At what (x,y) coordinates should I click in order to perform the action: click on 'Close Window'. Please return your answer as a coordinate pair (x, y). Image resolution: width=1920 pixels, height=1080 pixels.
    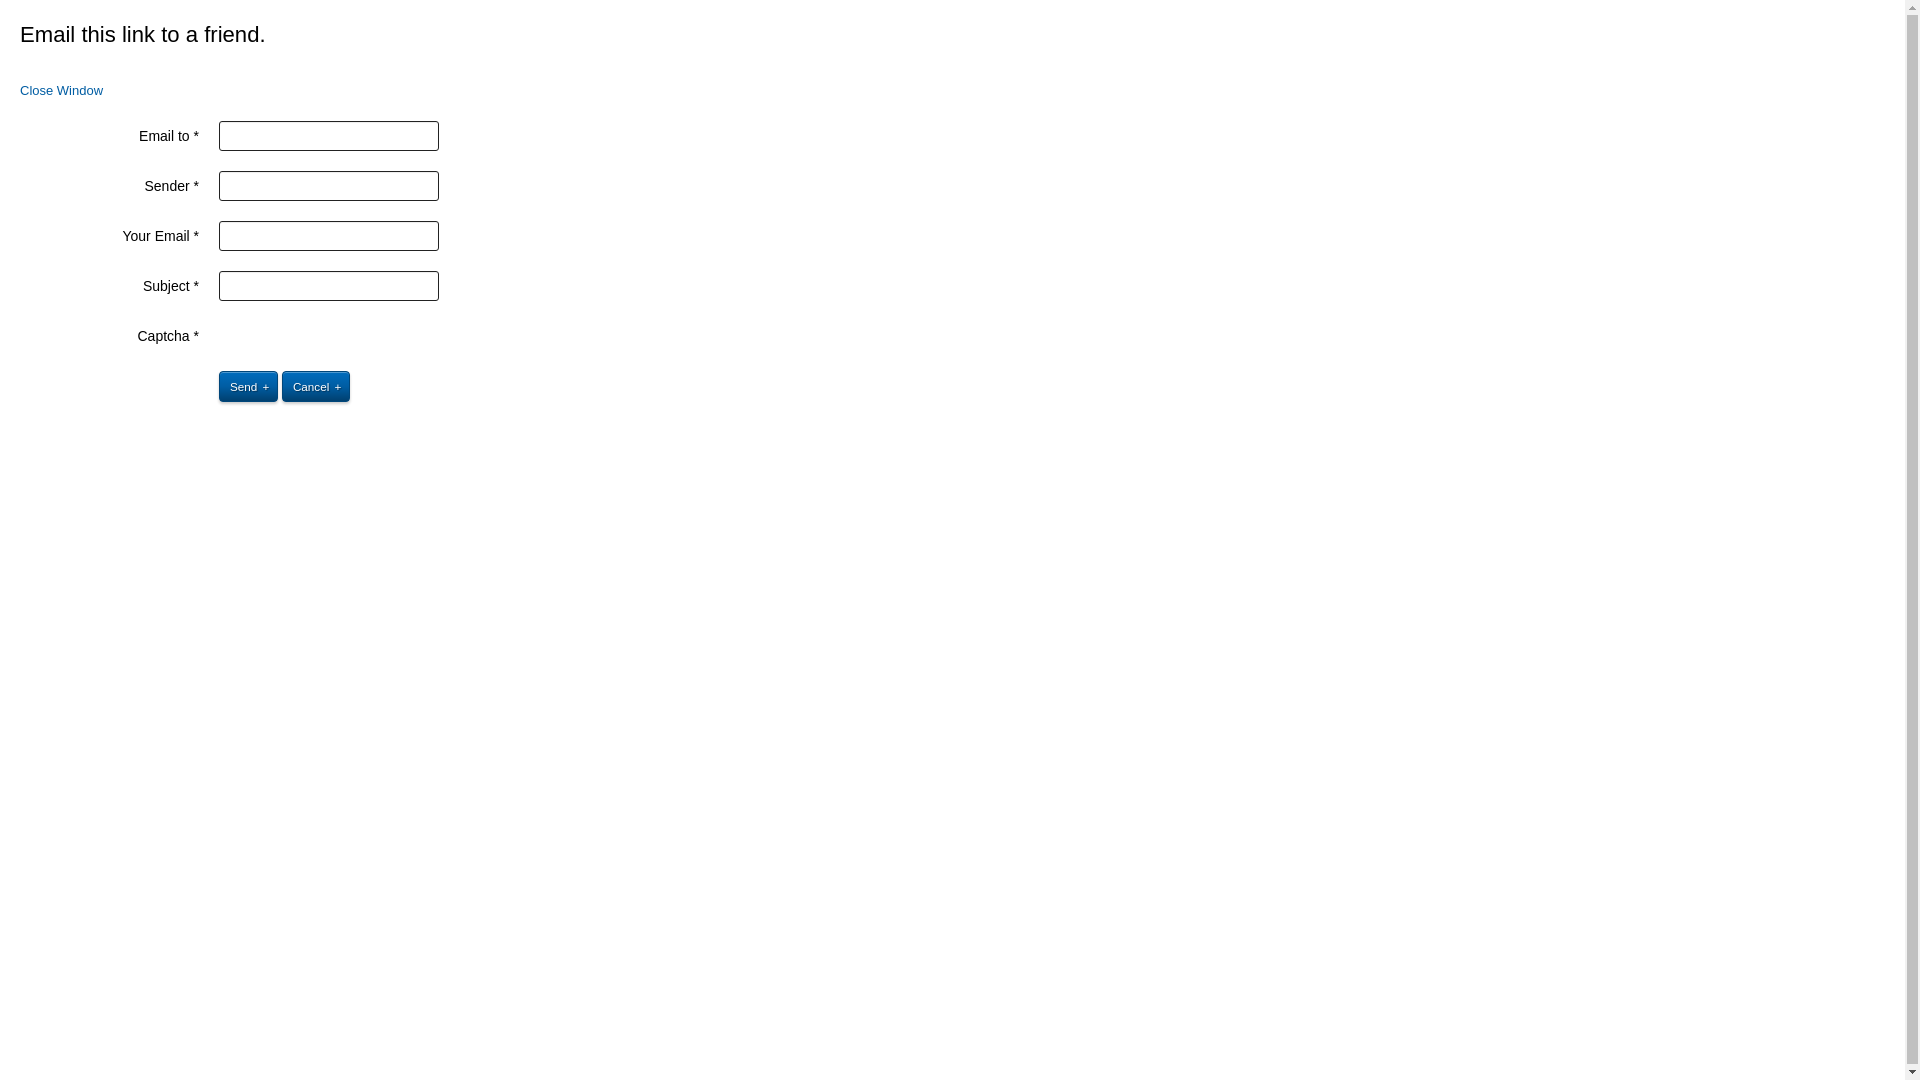
    Looking at the image, I should click on (61, 90).